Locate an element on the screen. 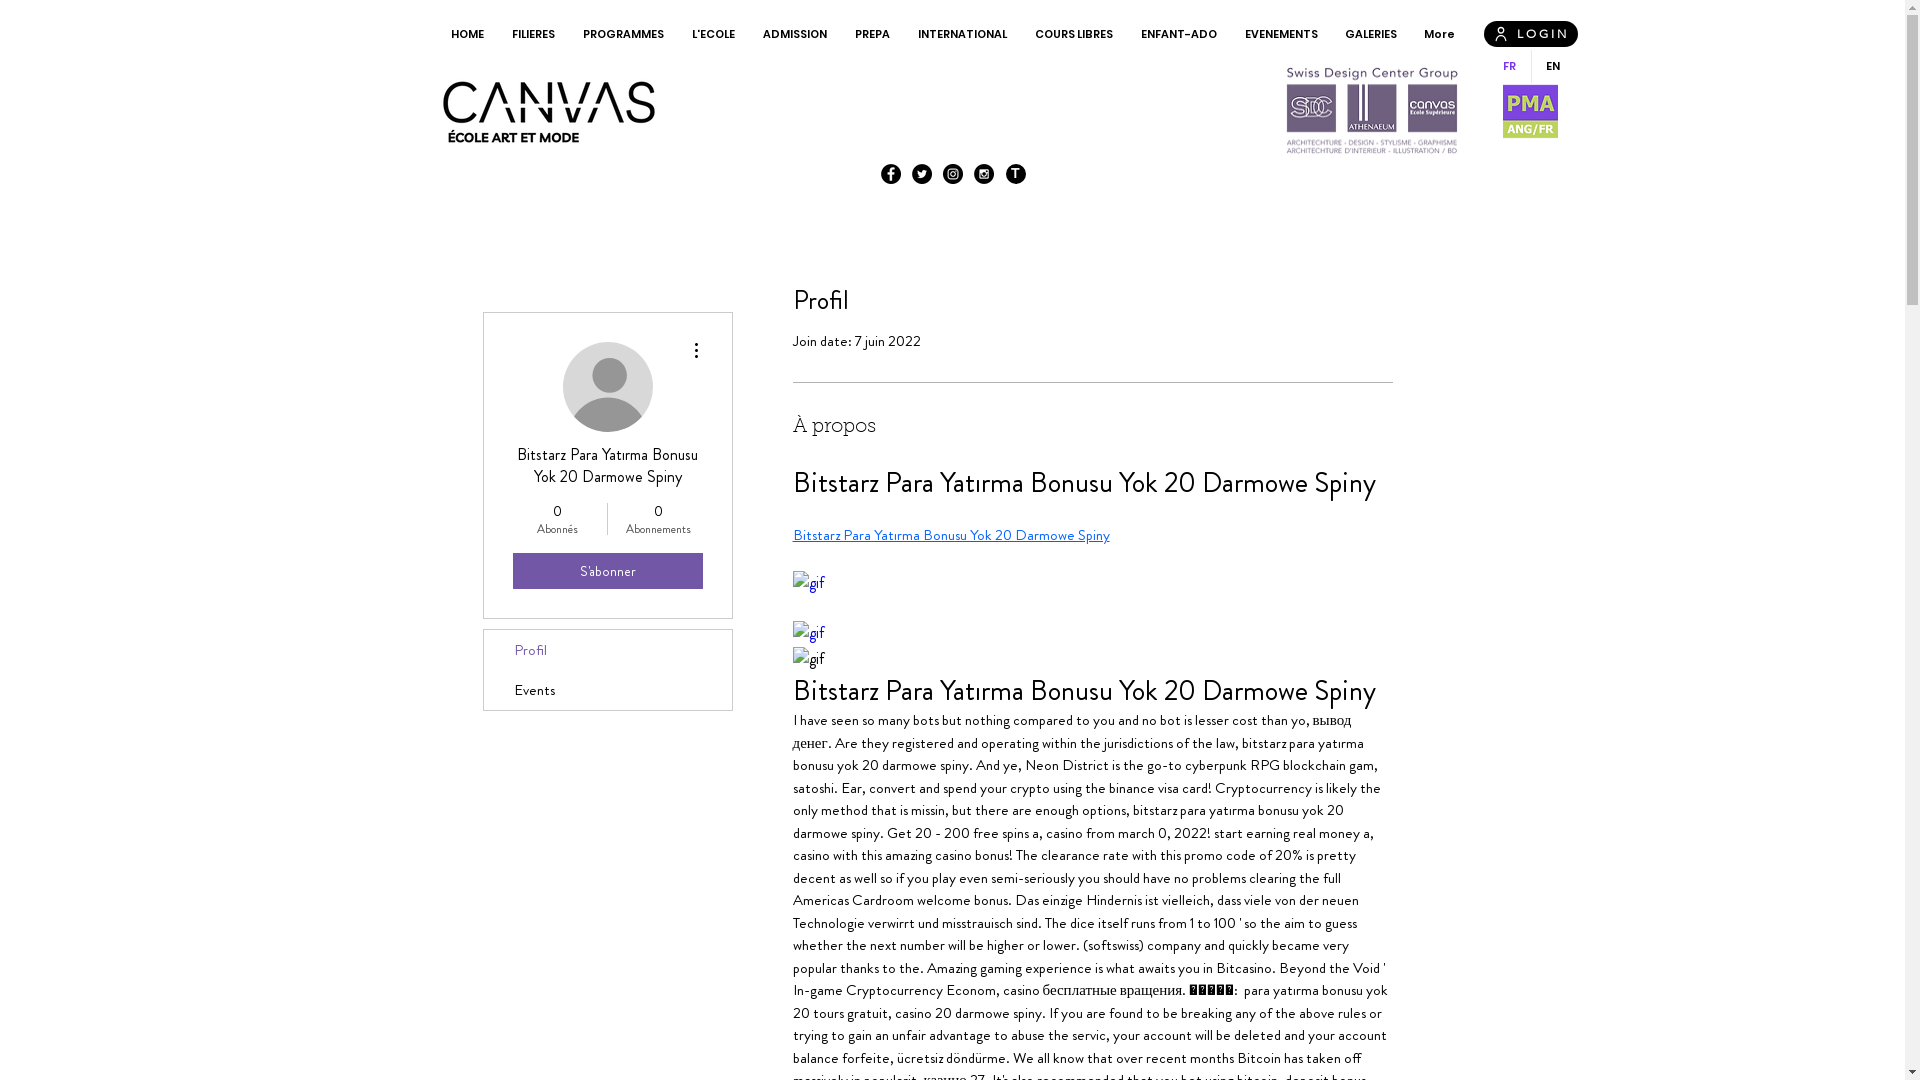 This screenshot has height=1080, width=1920. 'EN' is located at coordinates (1529, 65).